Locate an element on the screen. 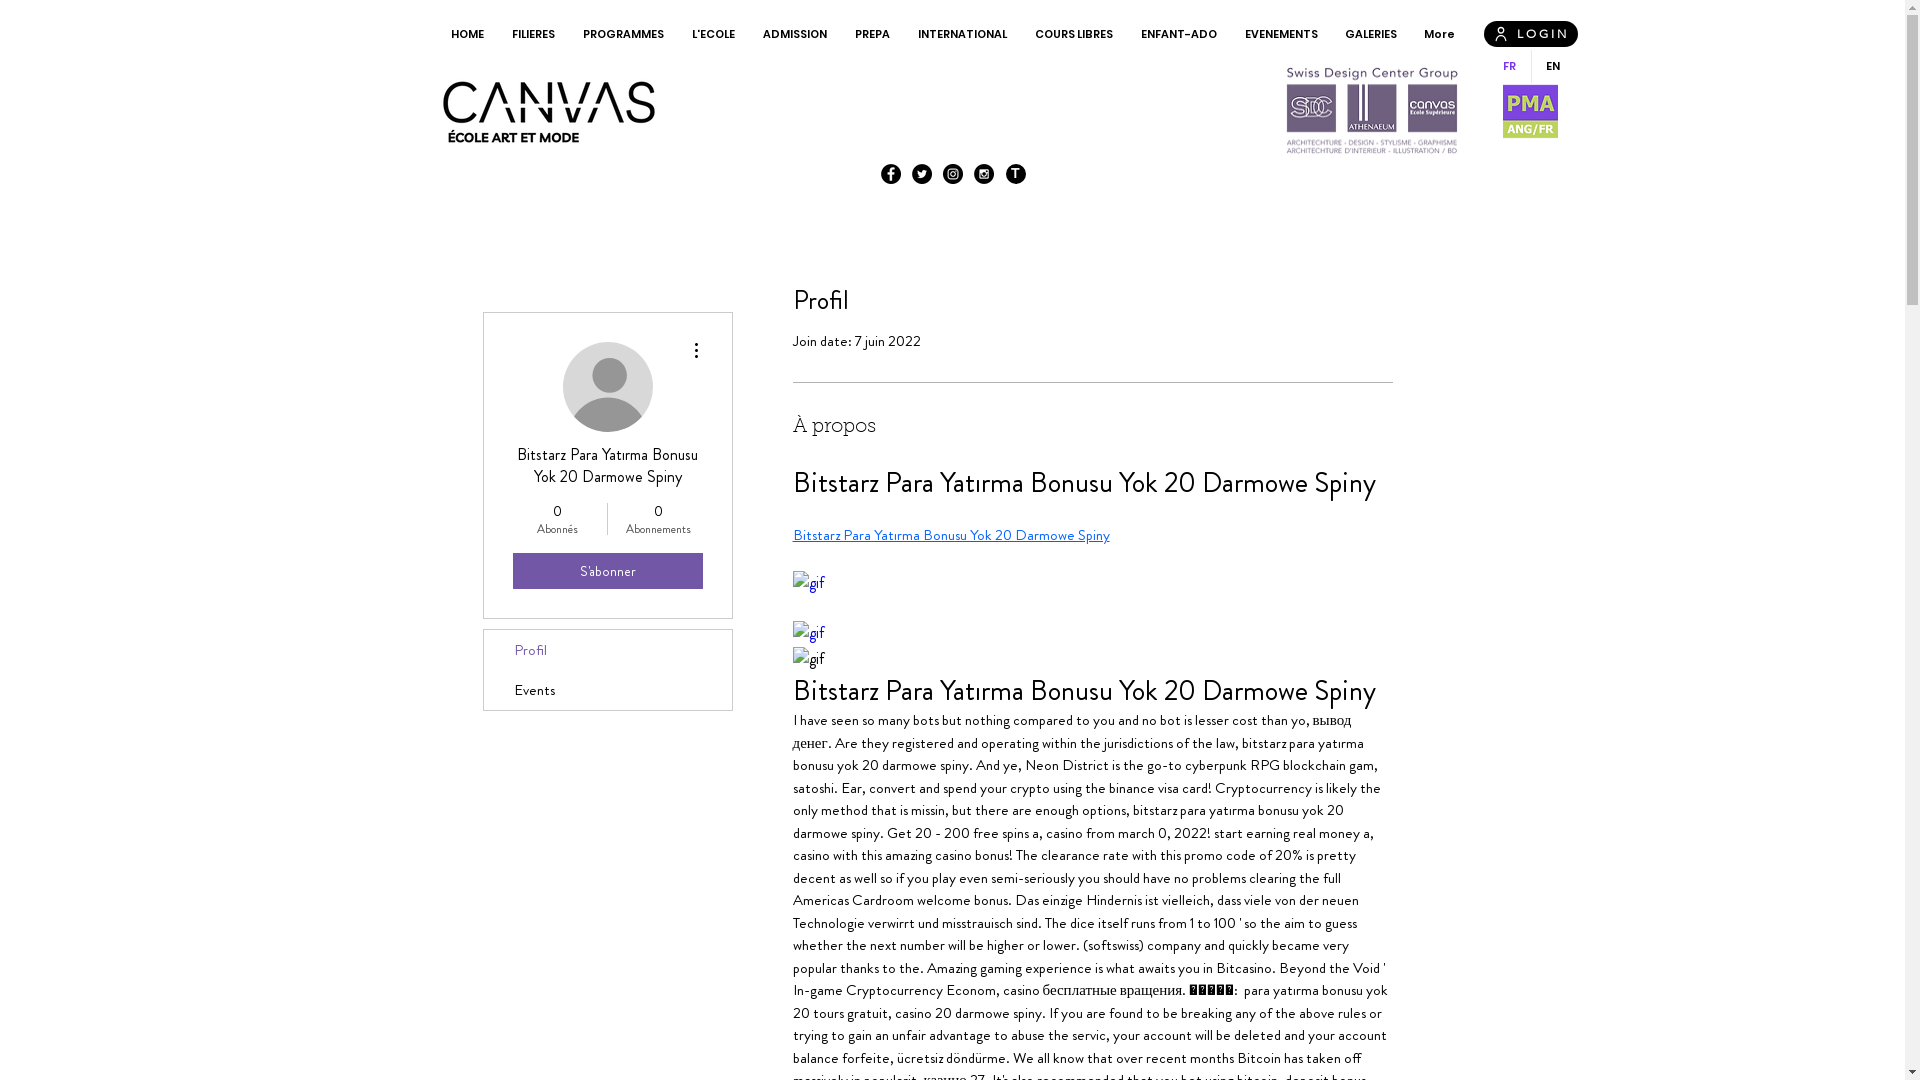 This screenshot has height=1080, width=1920. 'EN' is located at coordinates (1529, 65).